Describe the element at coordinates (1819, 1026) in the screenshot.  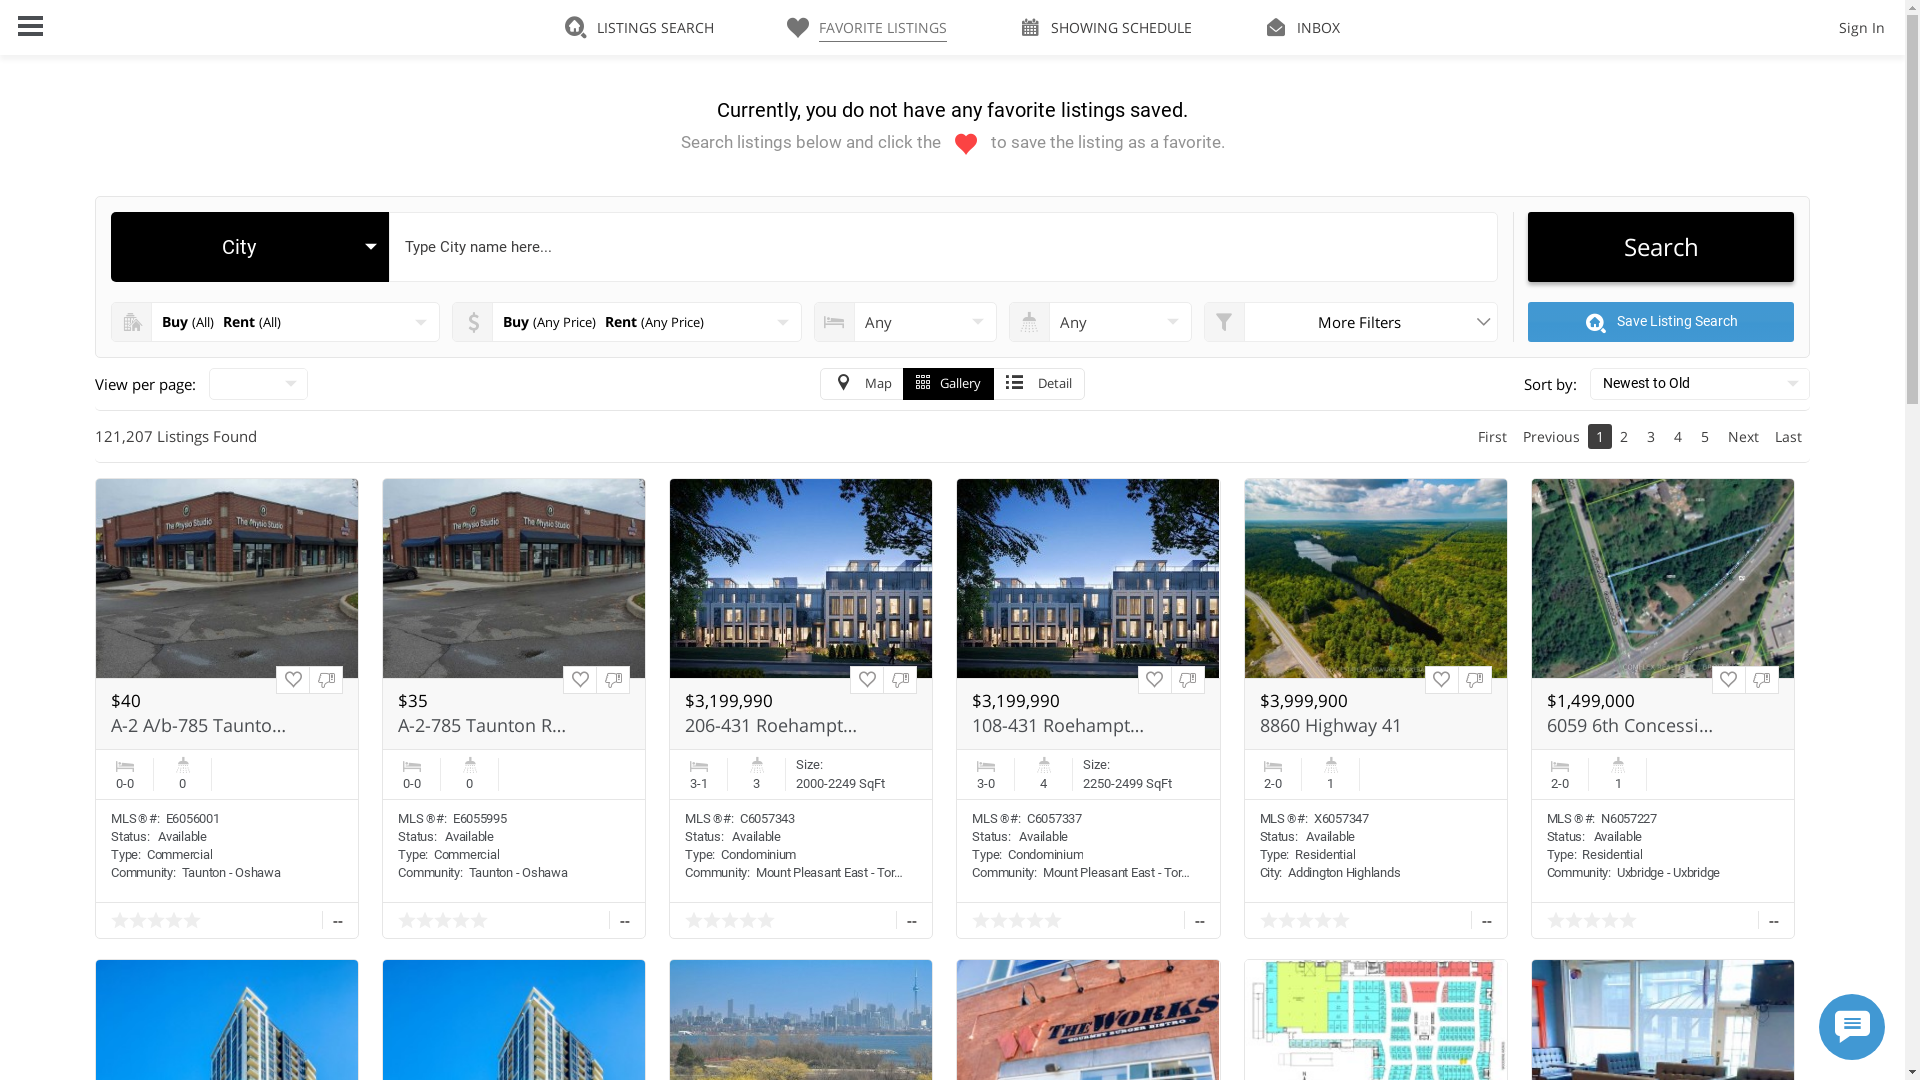
I see `'Live Chat'` at that location.